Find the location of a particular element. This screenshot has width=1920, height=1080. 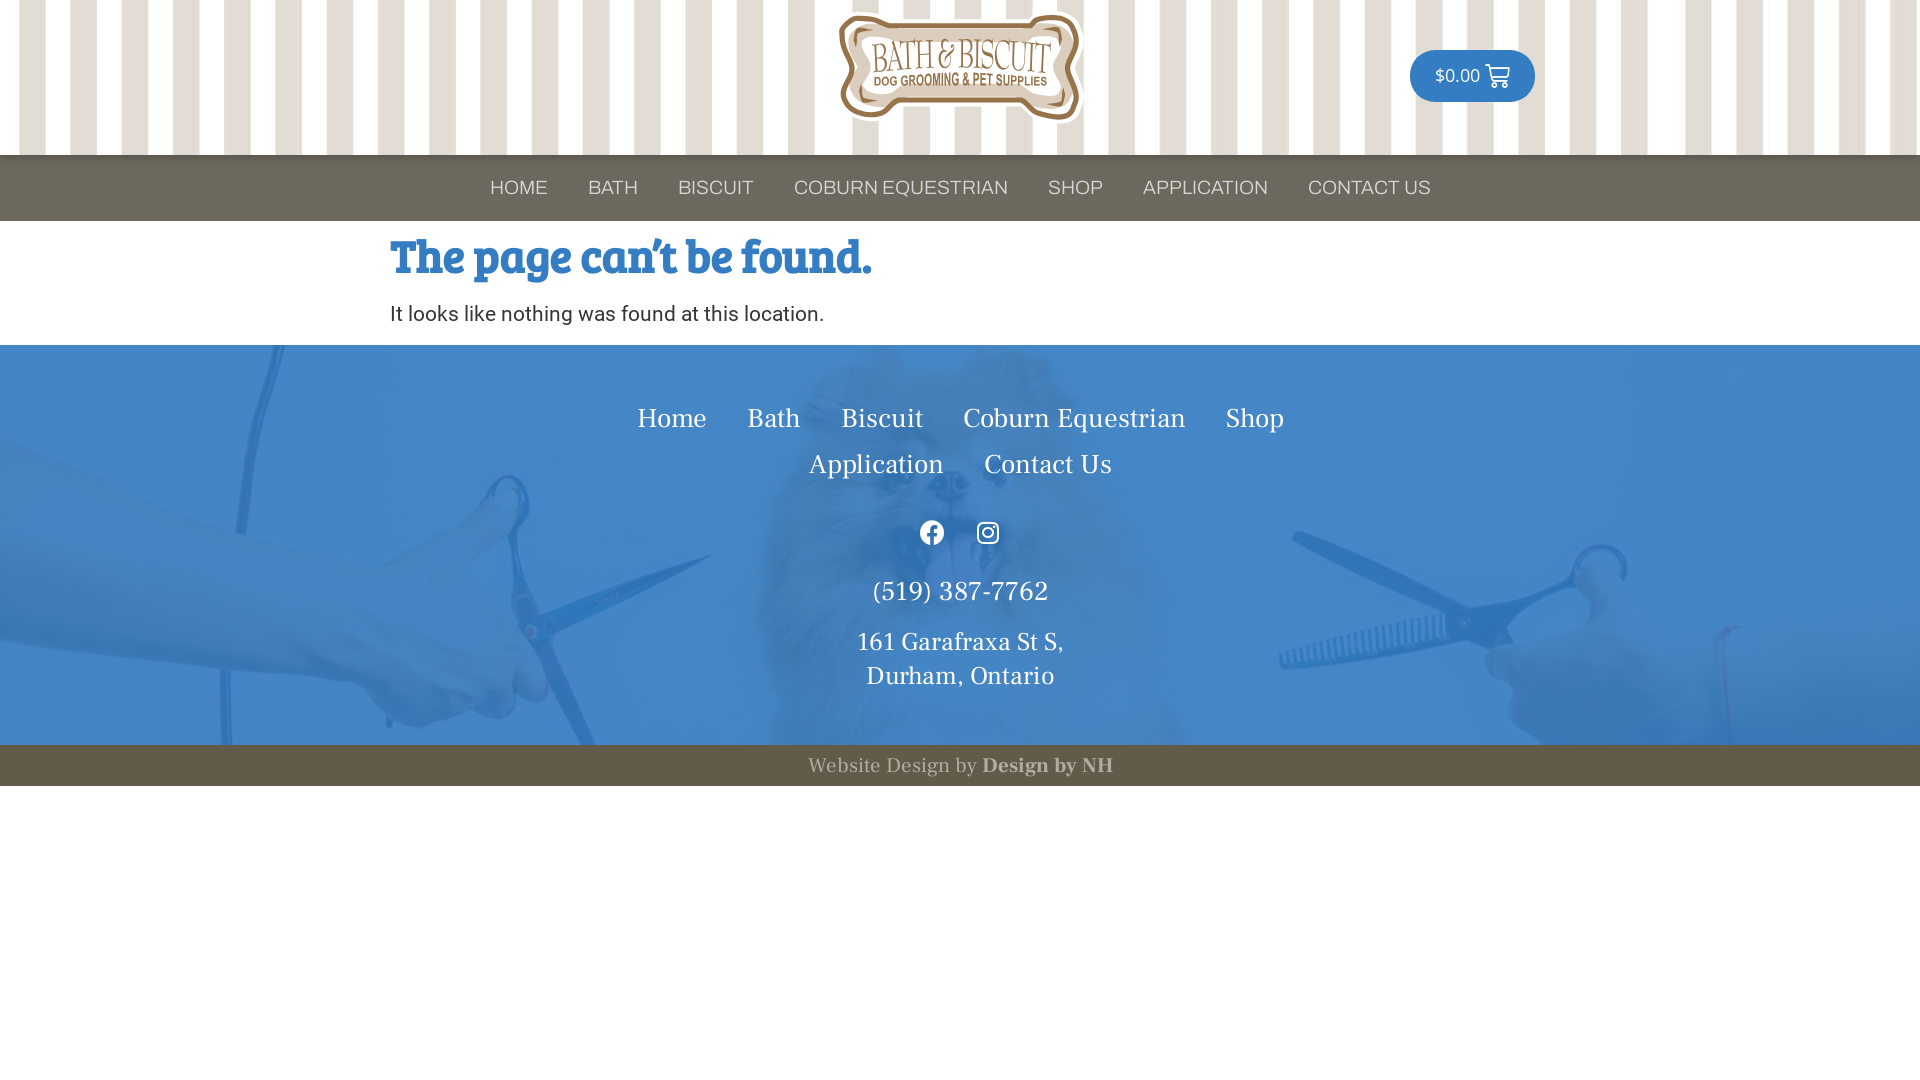

'161 Garafraxa St S, is located at coordinates (958, 659).